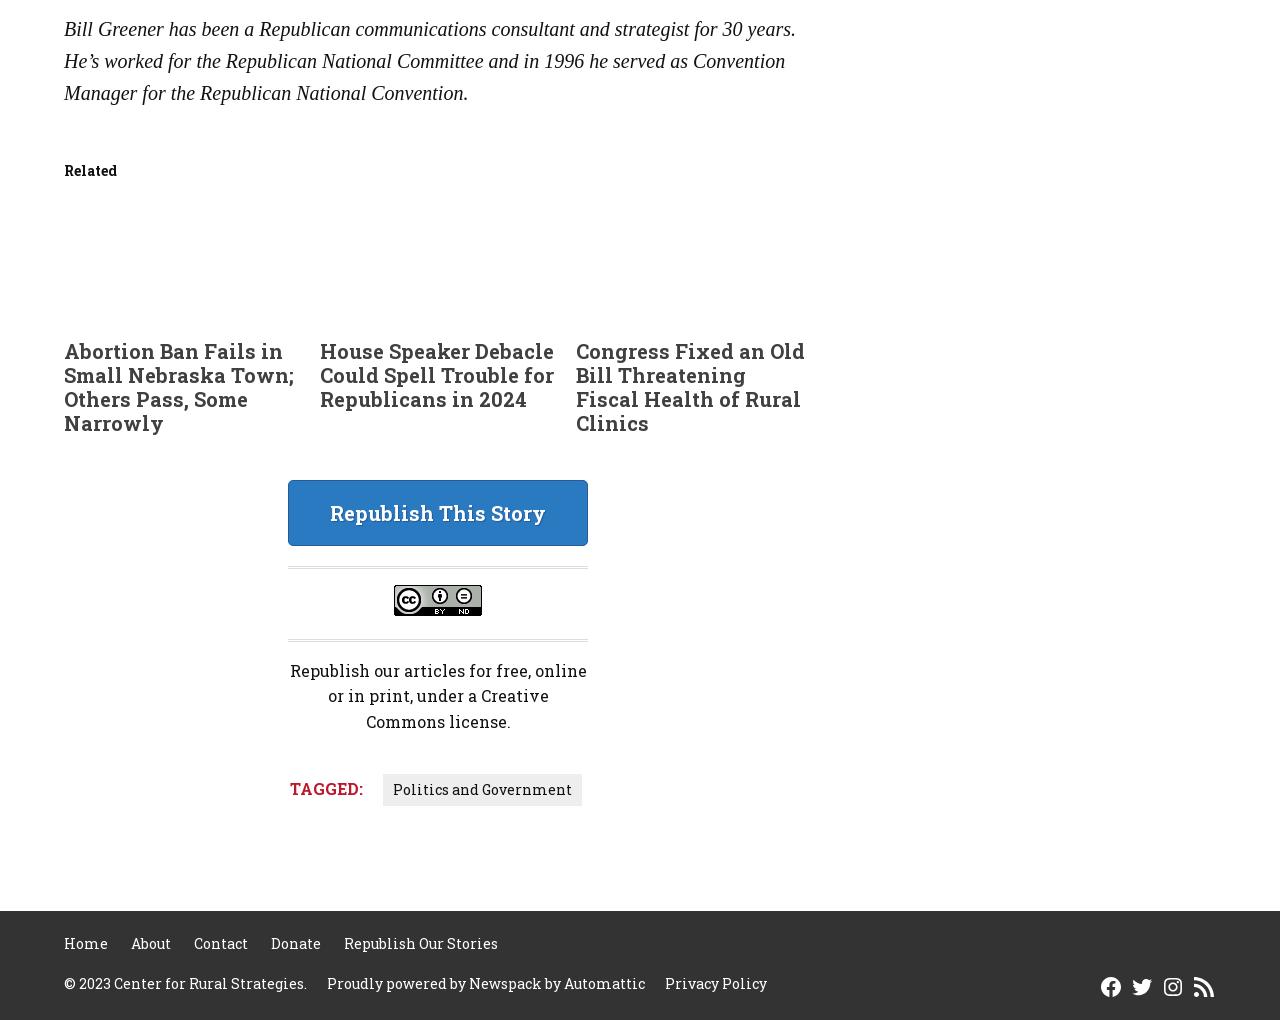 The height and width of the screenshot is (1020, 1280). I want to click on 'Home', so click(85, 942).